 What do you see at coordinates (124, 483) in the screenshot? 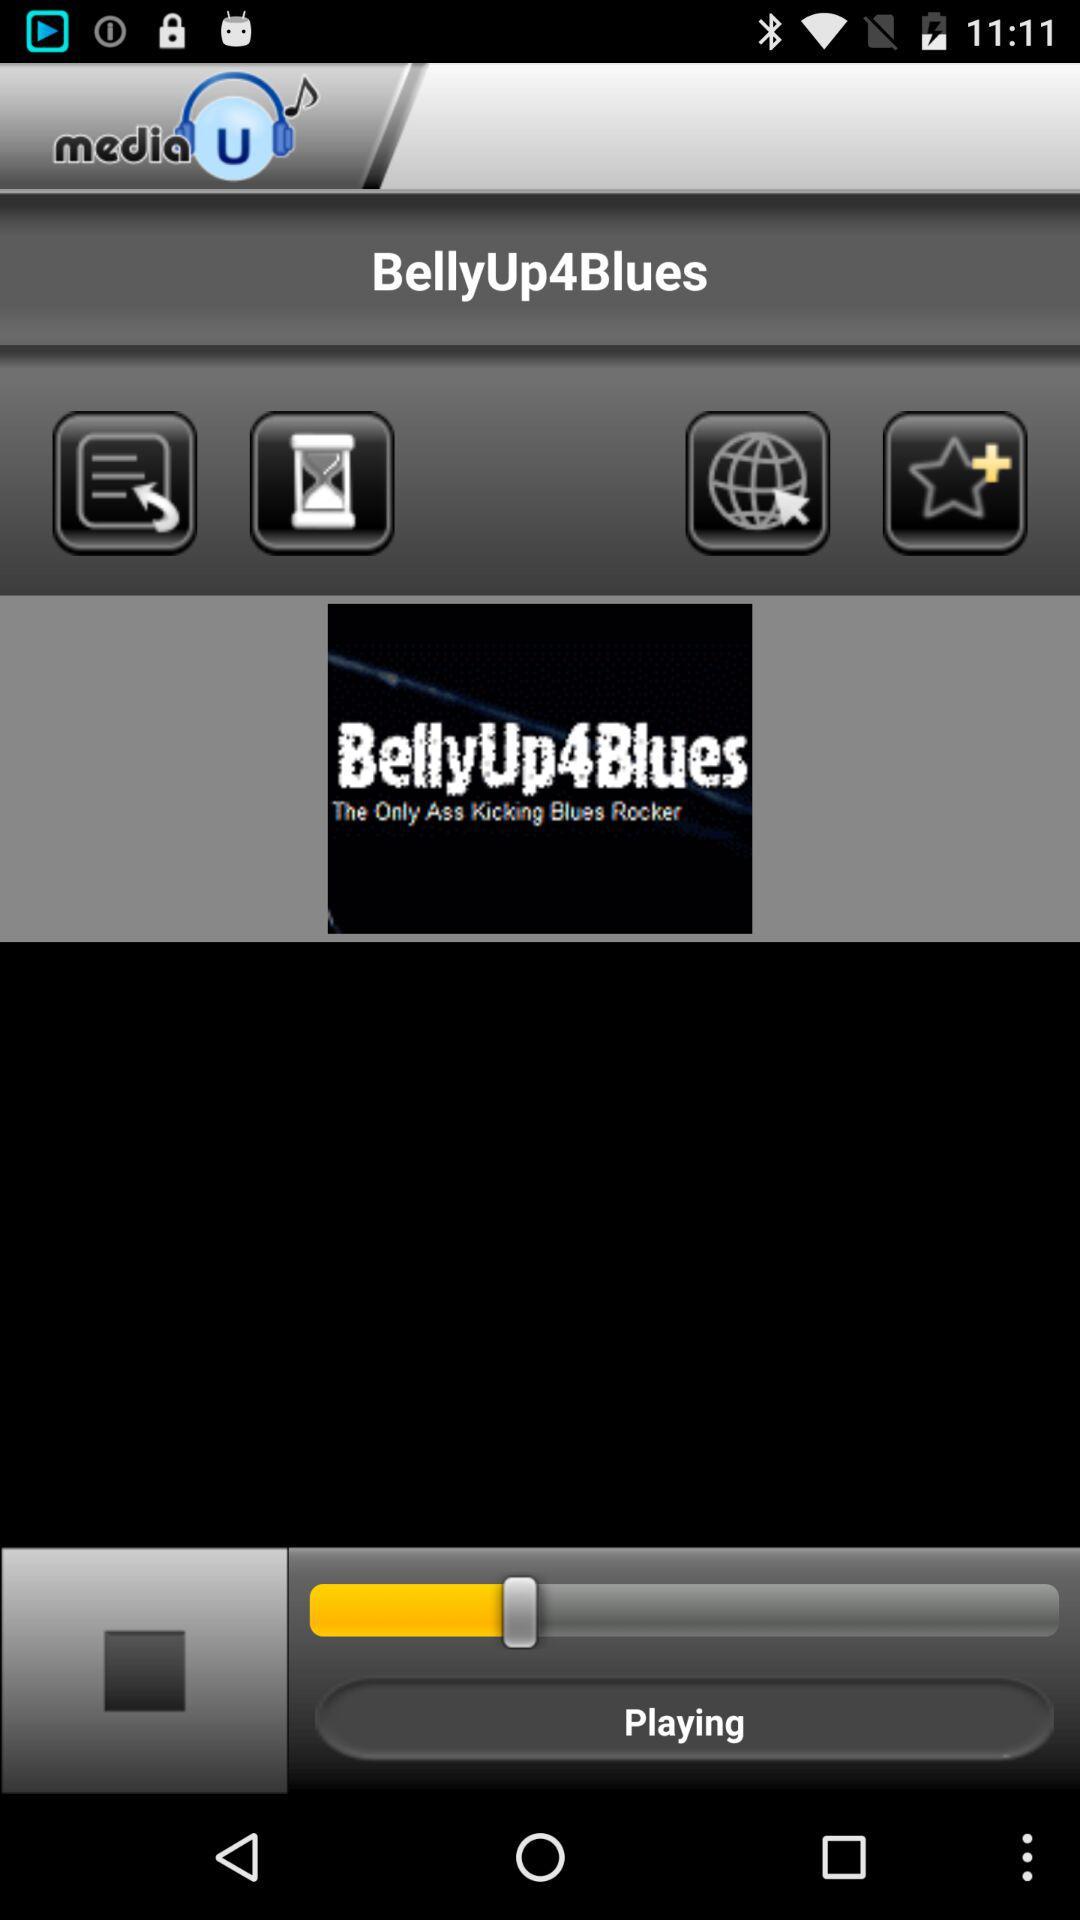
I see `open/close menu` at bounding box center [124, 483].